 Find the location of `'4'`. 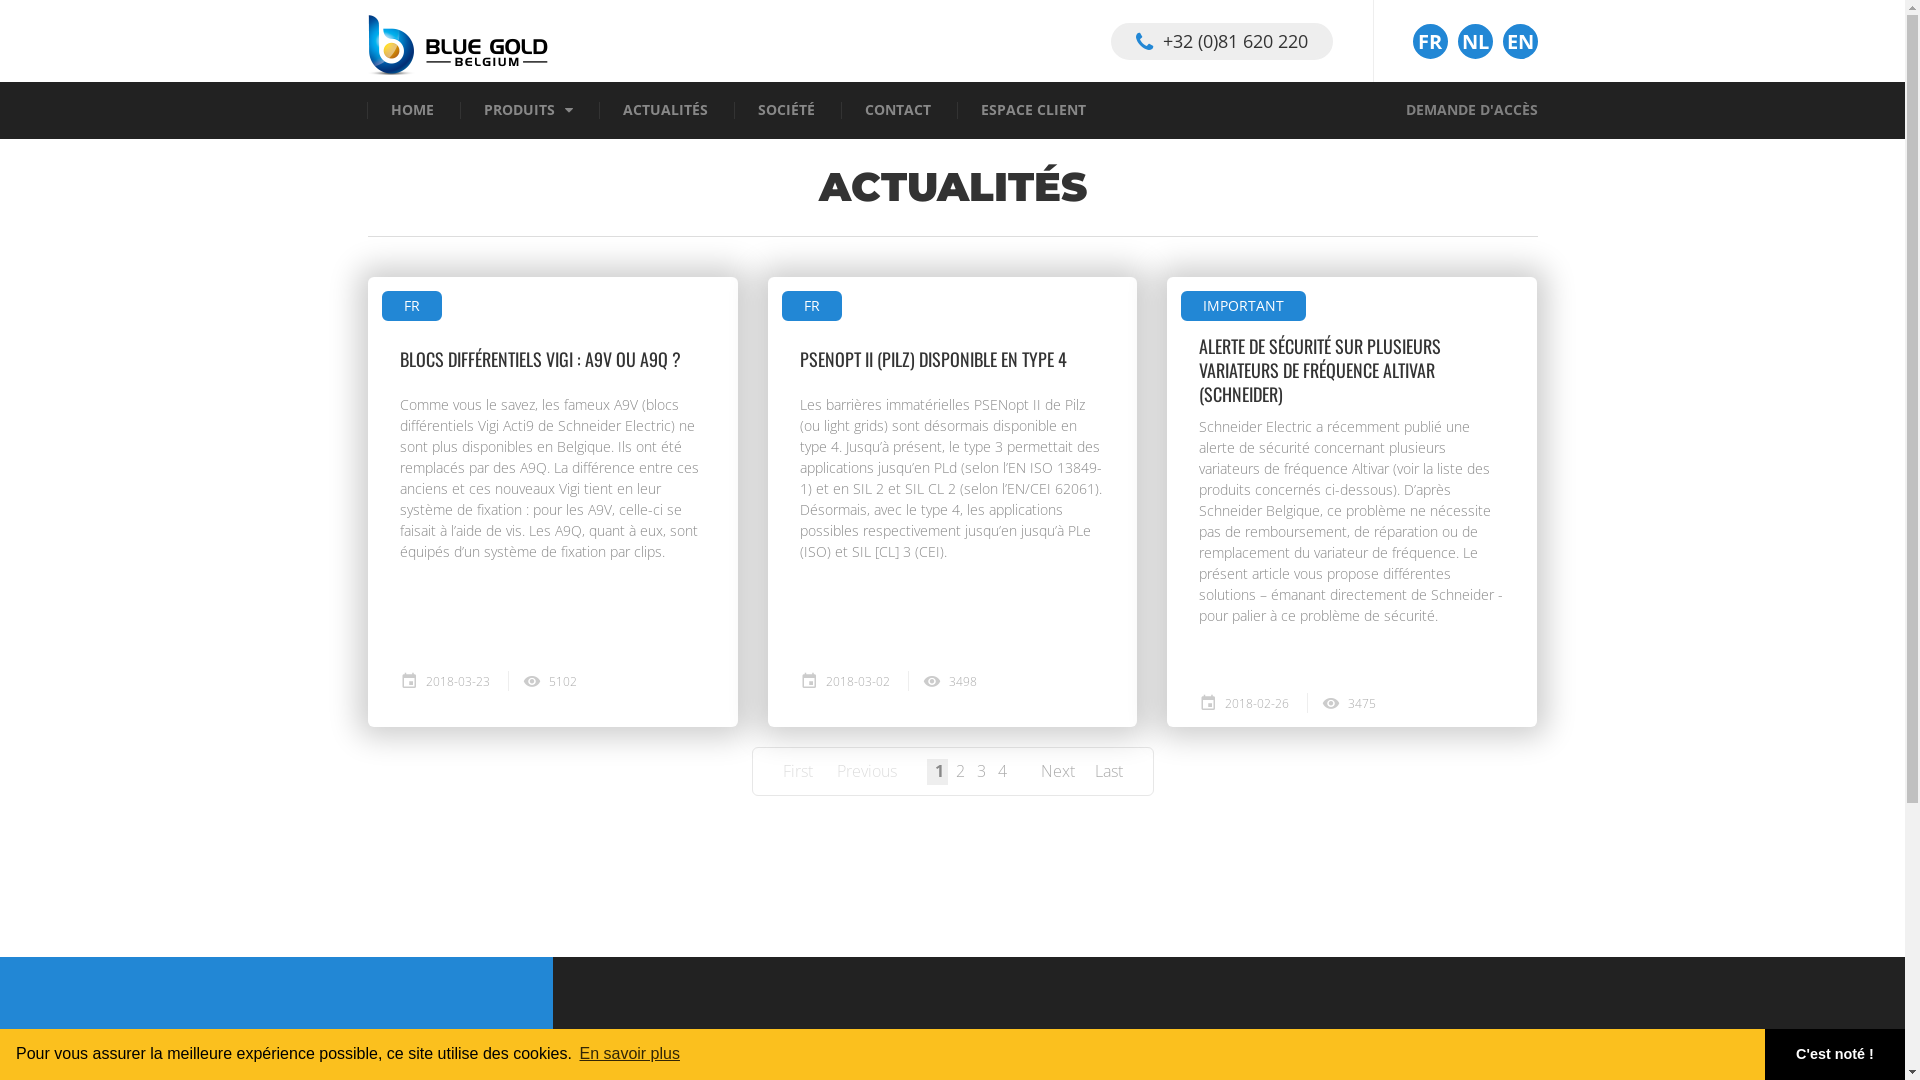

'4' is located at coordinates (1003, 770).